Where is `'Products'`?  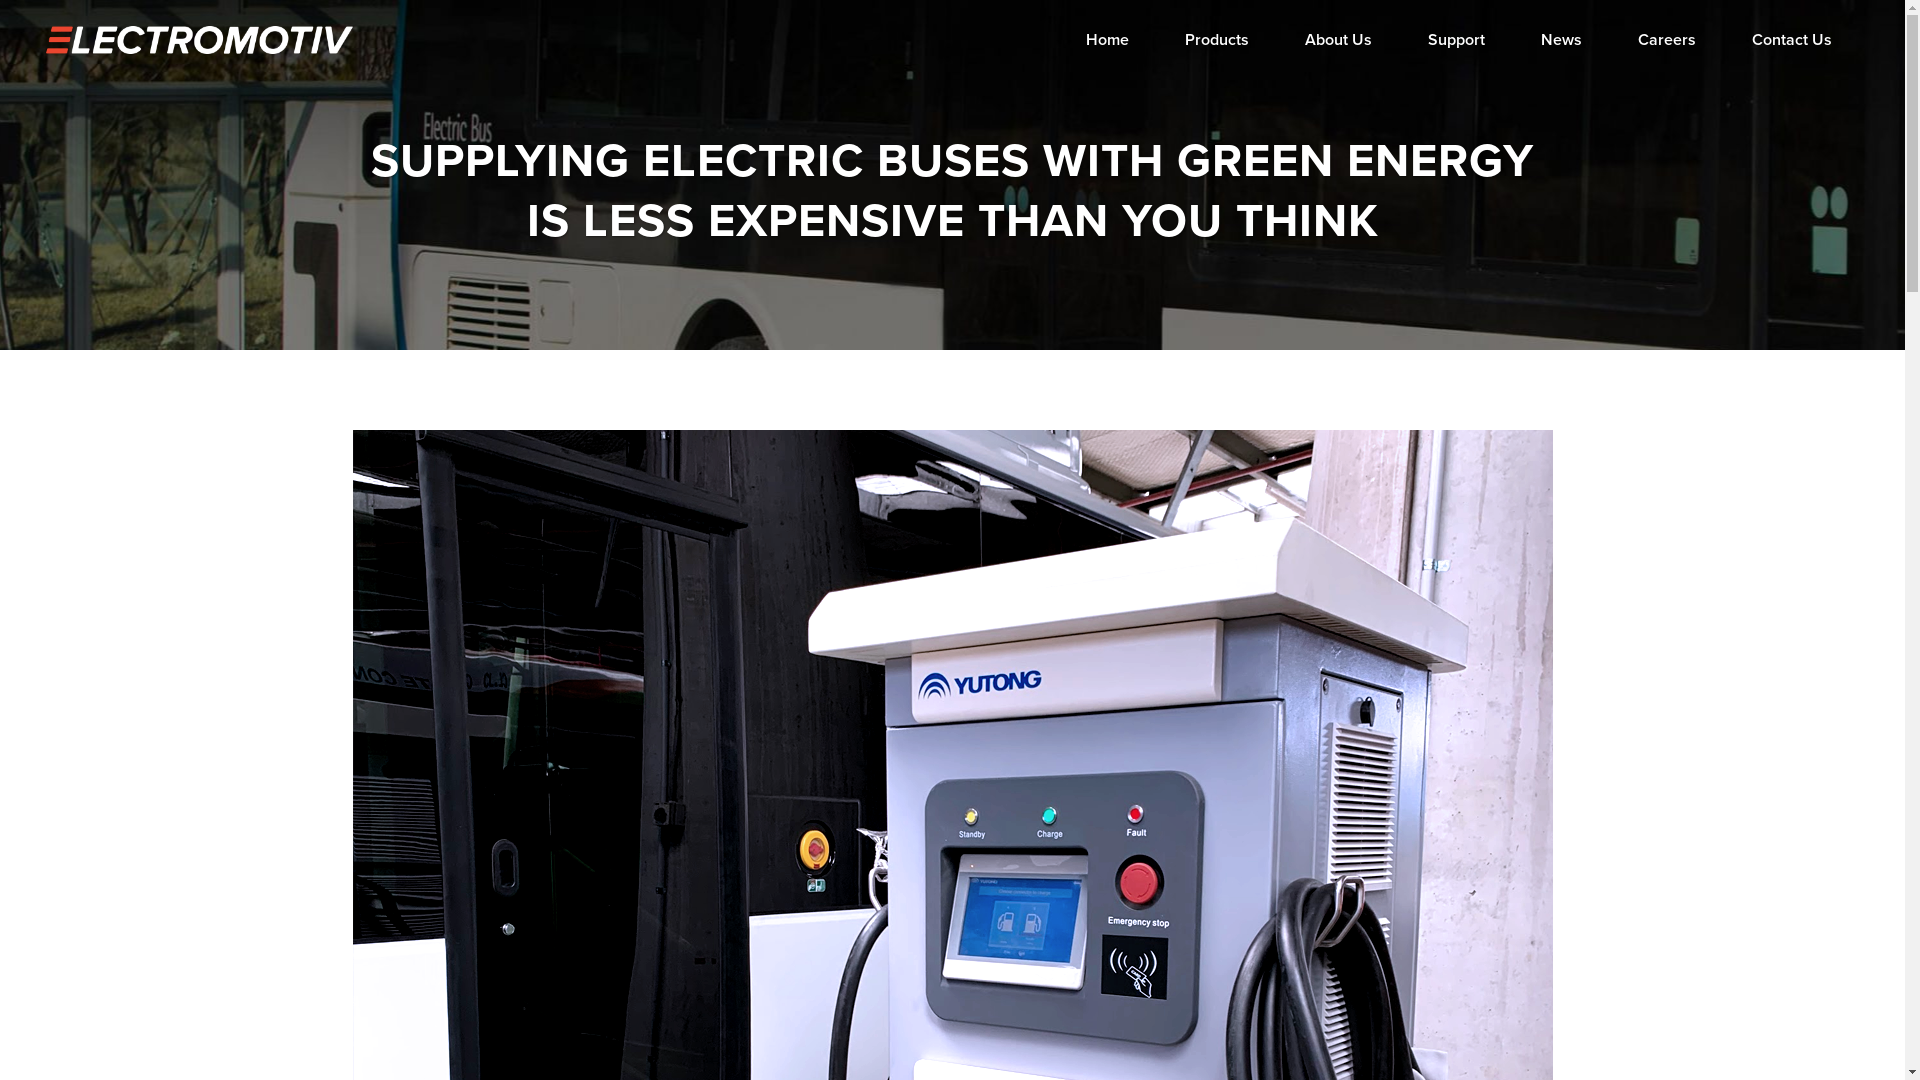
'Products' is located at coordinates (1156, 39).